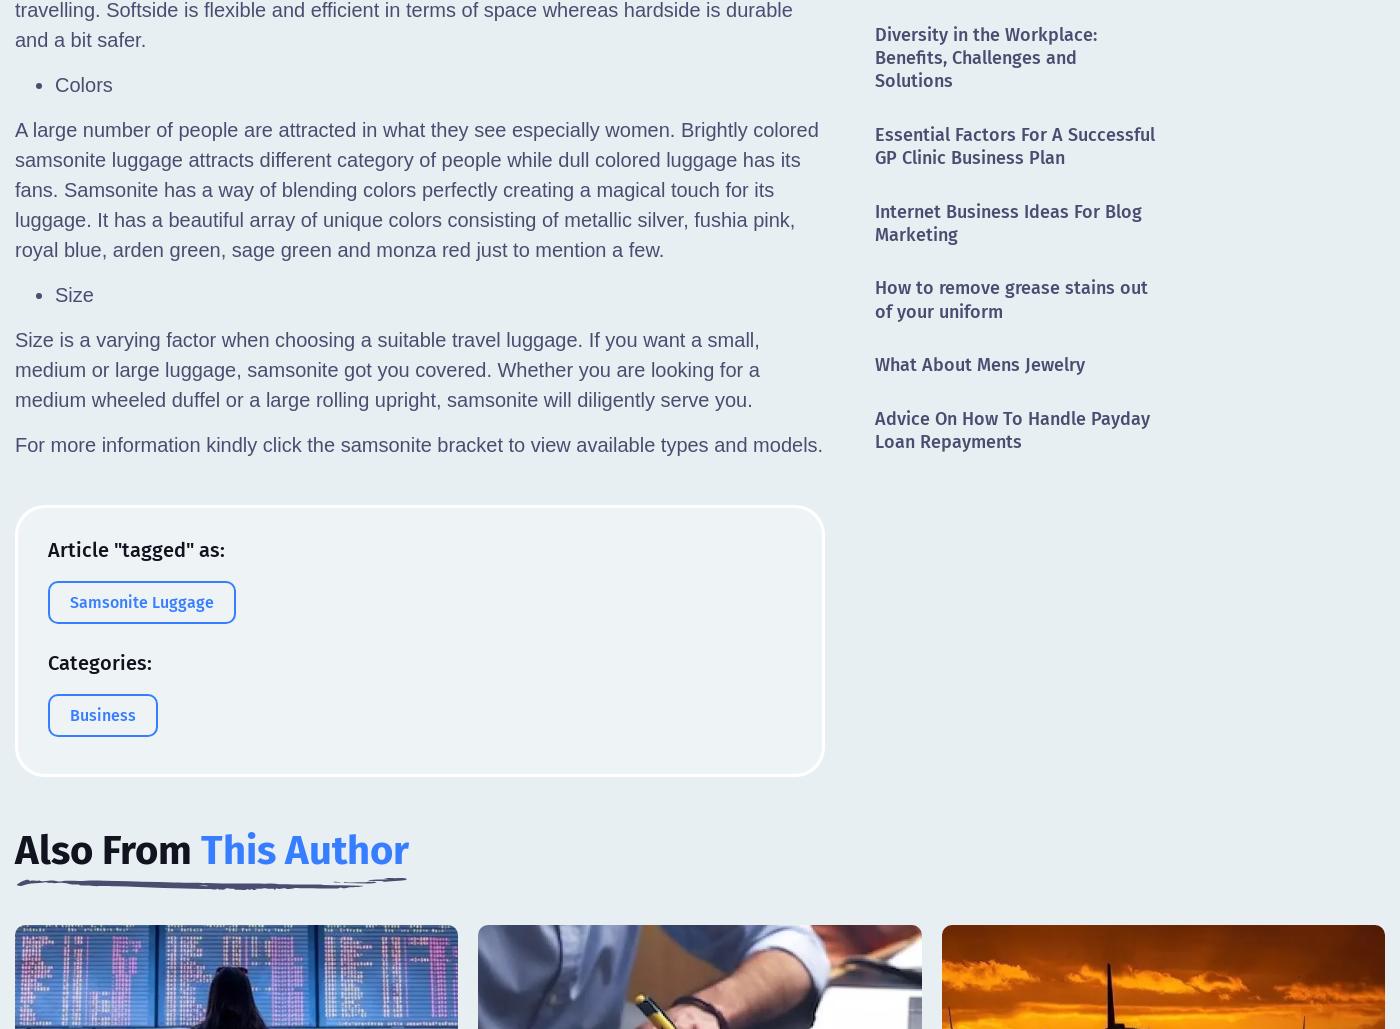 This screenshot has width=1400, height=1029. What do you see at coordinates (416, 189) in the screenshot?
I see `'A large number of people are attracted in what they see especially women. Brightly colored samsonite luggage attracts different category of people while dull colored luggage has its fans. Samsonite has a way of blending colors perfectly creating a magical touch for its luggage. It has a beautiful array of unique colors consisting of metallic silver, fushia pink, royal blue, arden green, sage green and monza red just to mention a few.'` at bounding box center [416, 189].